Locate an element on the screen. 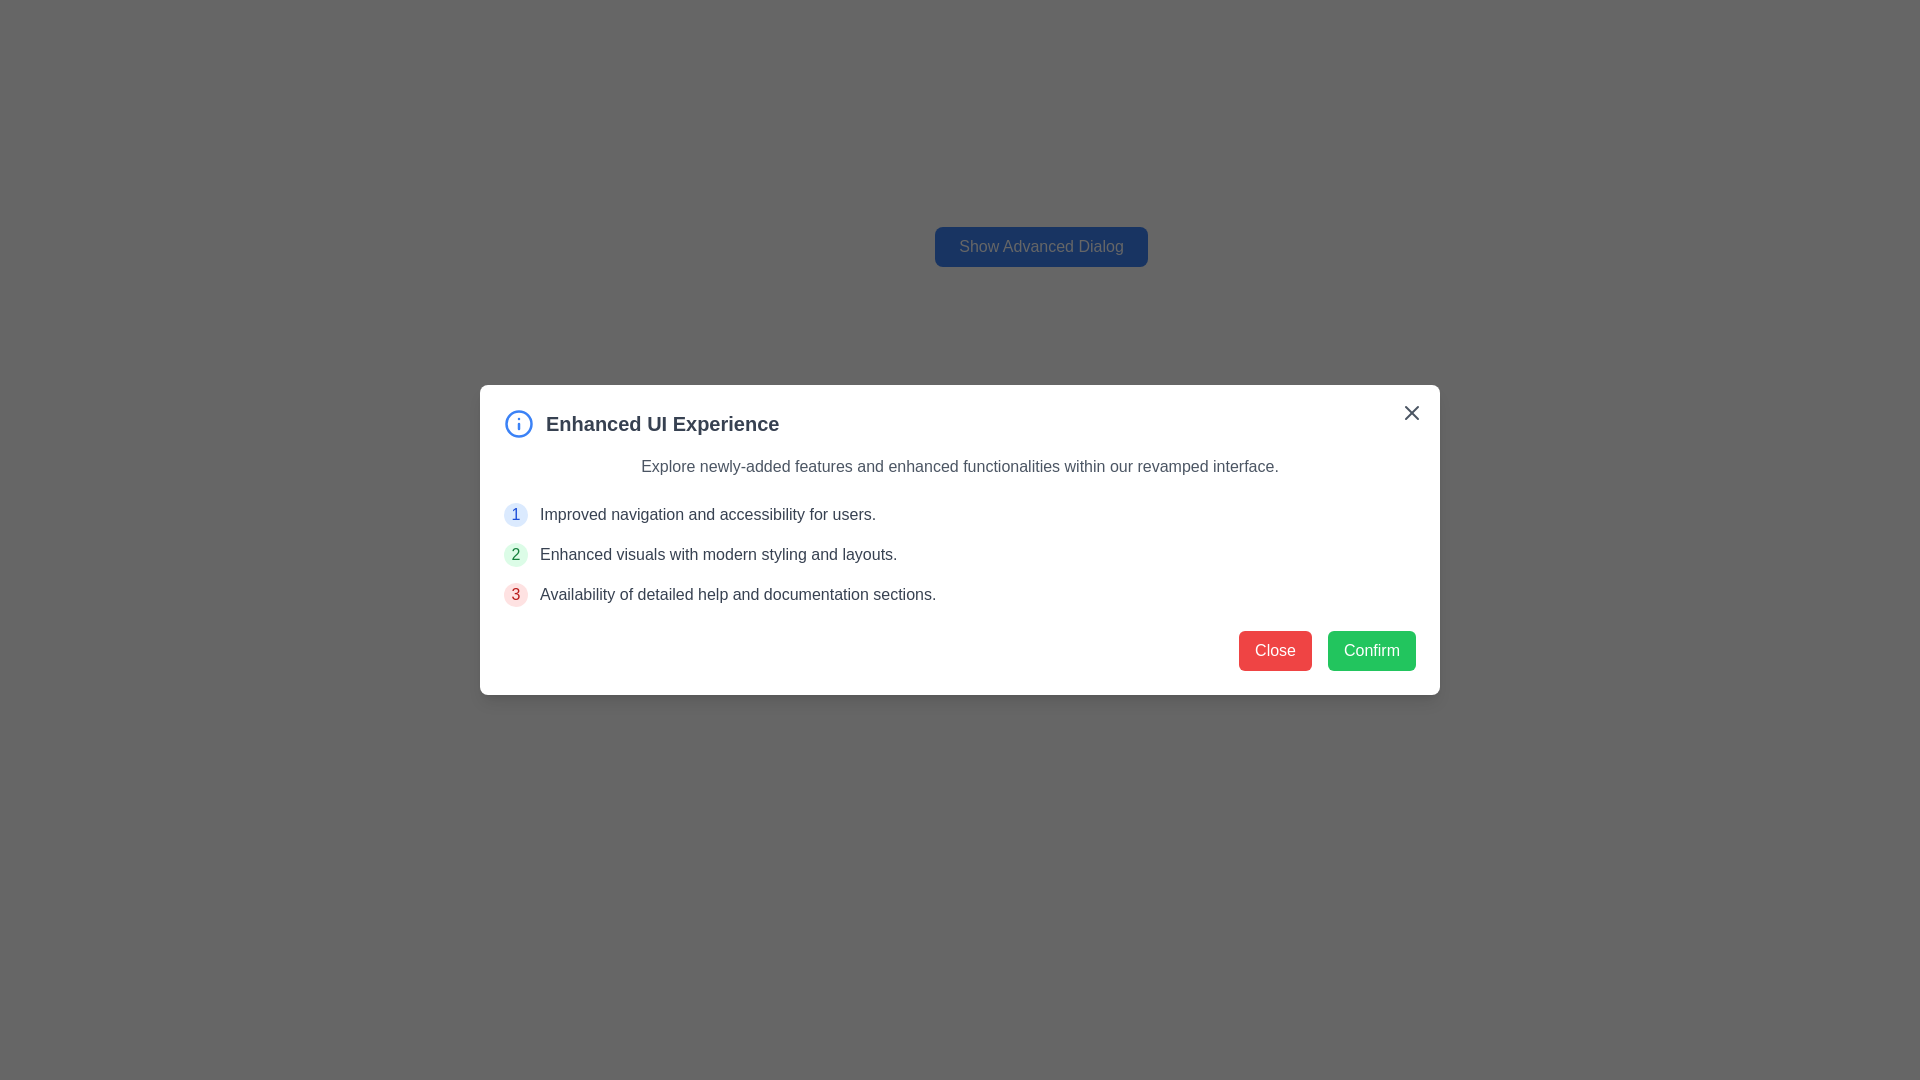 The height and width of the screenshot is (1080, 1920). the small circular badge with a green background and the number '2' centered in green text, which is positioned to the immediate left of the text 'Enhanced visuals with modern styling and layouts.' is located at coordinates (515, 555).